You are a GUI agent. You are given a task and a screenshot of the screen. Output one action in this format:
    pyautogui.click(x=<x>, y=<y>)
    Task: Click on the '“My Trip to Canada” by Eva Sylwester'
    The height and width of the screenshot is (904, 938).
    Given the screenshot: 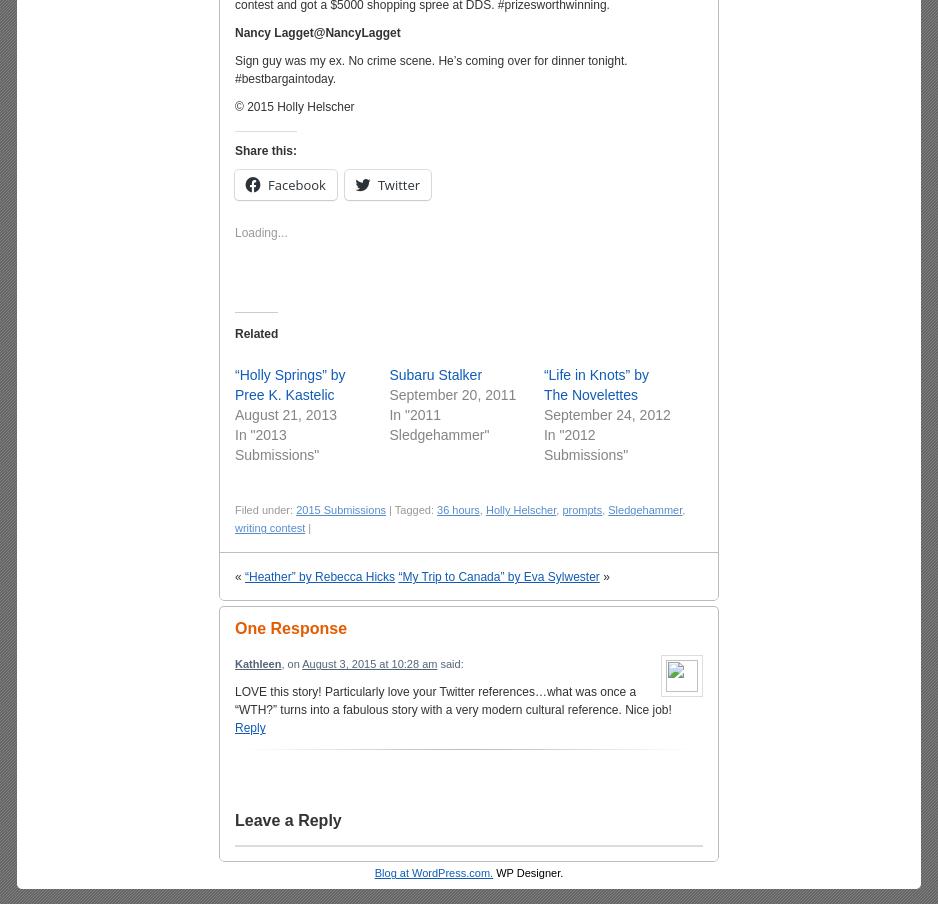 What is the action you would take?
    pyautogui.click(x=498, y=576)
    